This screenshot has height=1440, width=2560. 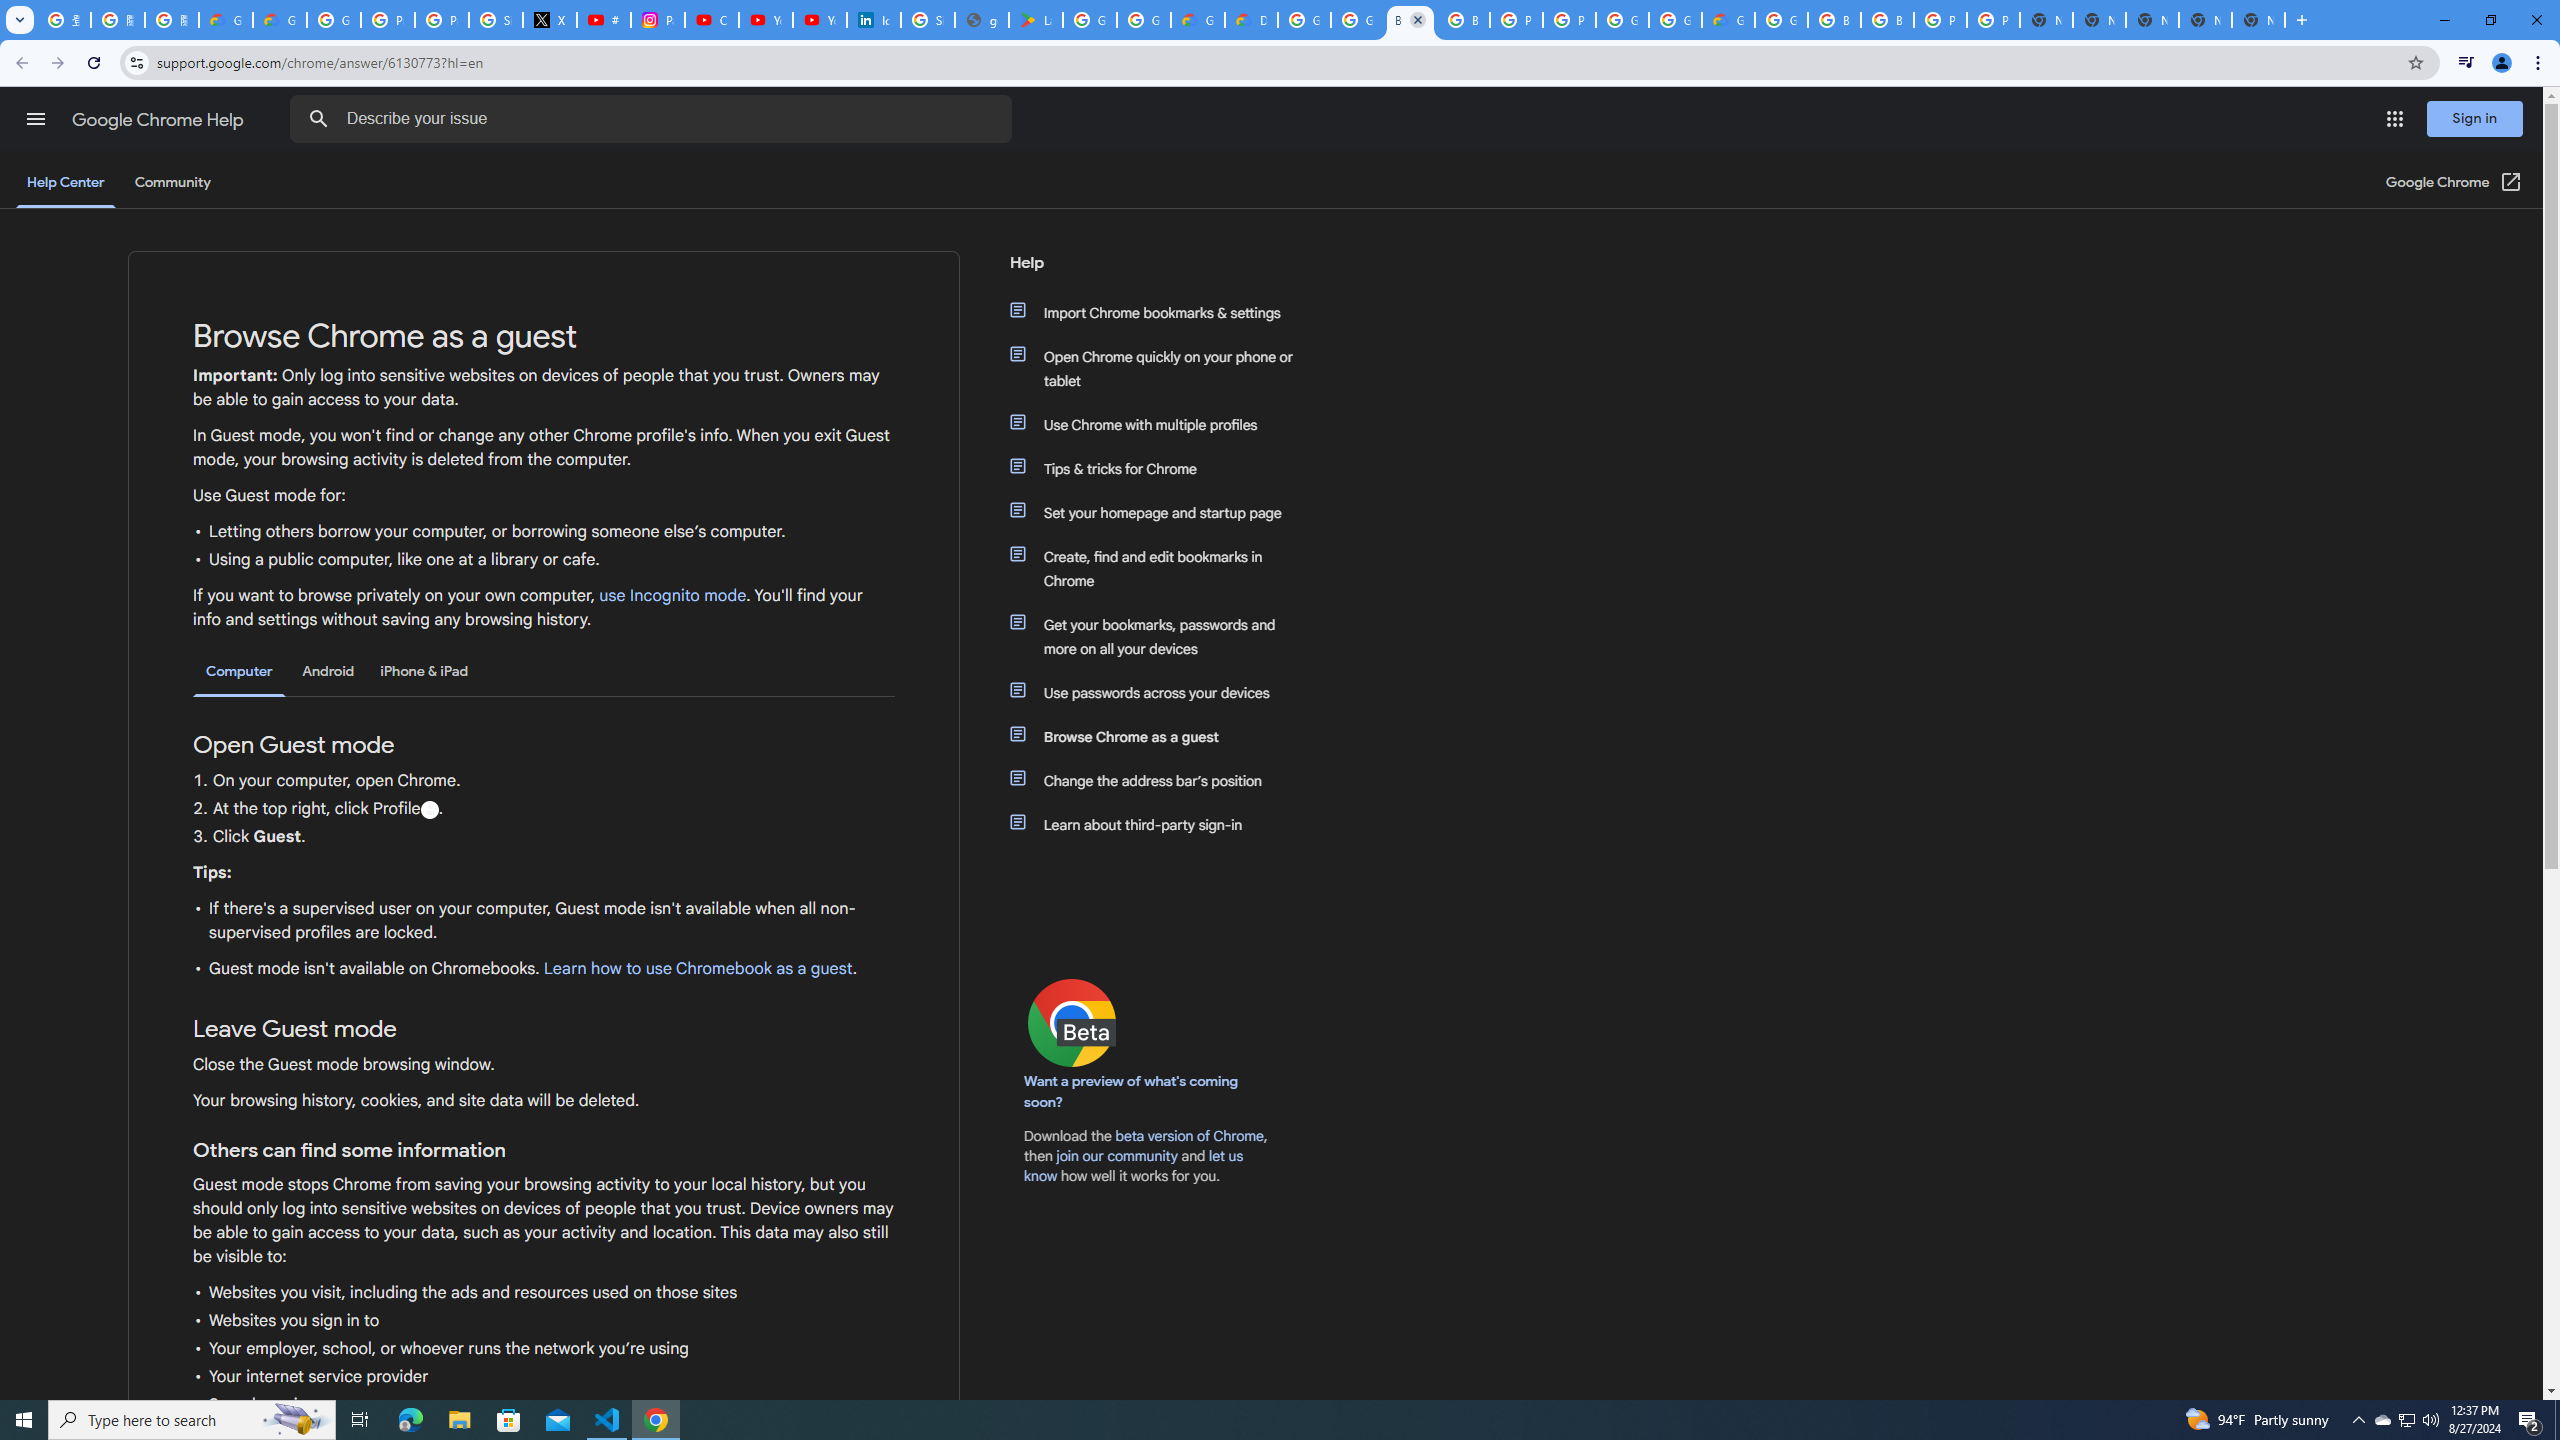 What do you see at coordinates (1144, 19) in the screenshot?
I see `'Google Workspace - Specific Terms'` at bounding box center [1144, 19].